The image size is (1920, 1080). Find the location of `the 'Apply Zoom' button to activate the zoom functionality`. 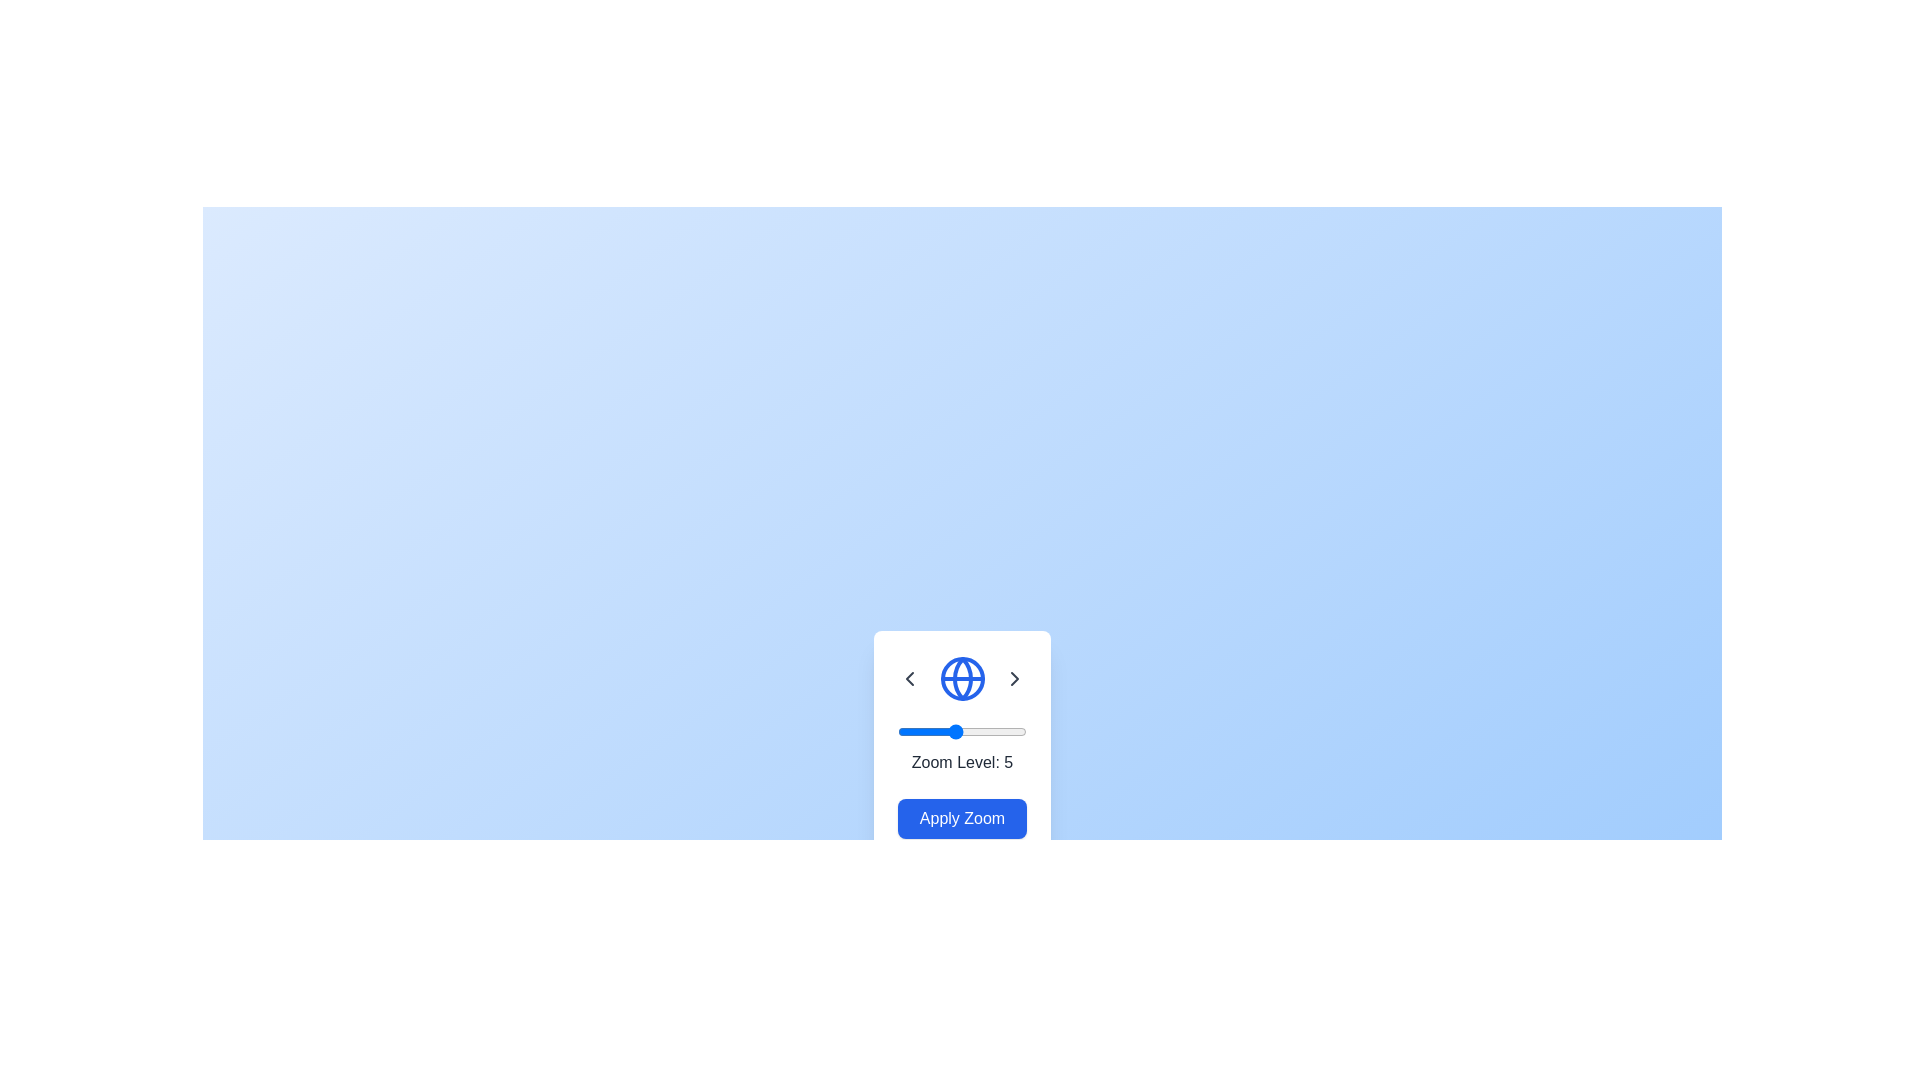

the 'Apply Zoom' button to activate the zoom functionality is located at coordinates (962, 818).